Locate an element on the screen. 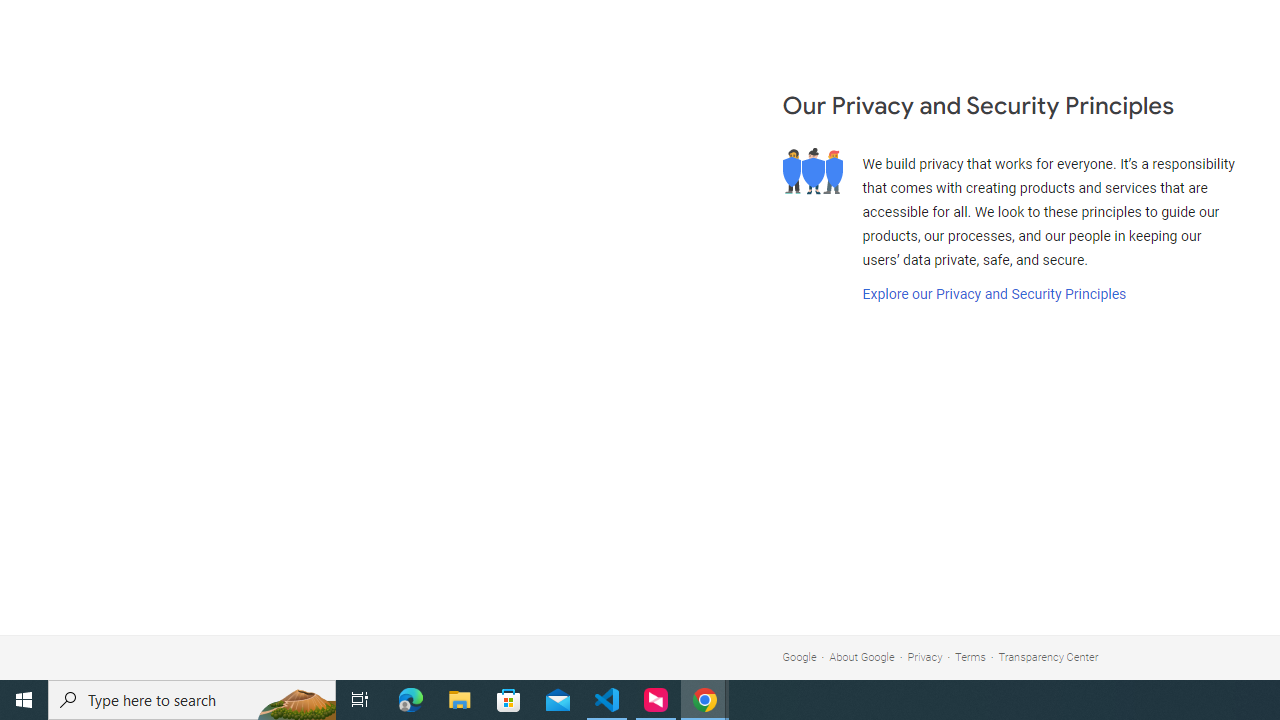 This screenshot has height=720, width=1280. 'Terms' is located at coordinates (970, 657).